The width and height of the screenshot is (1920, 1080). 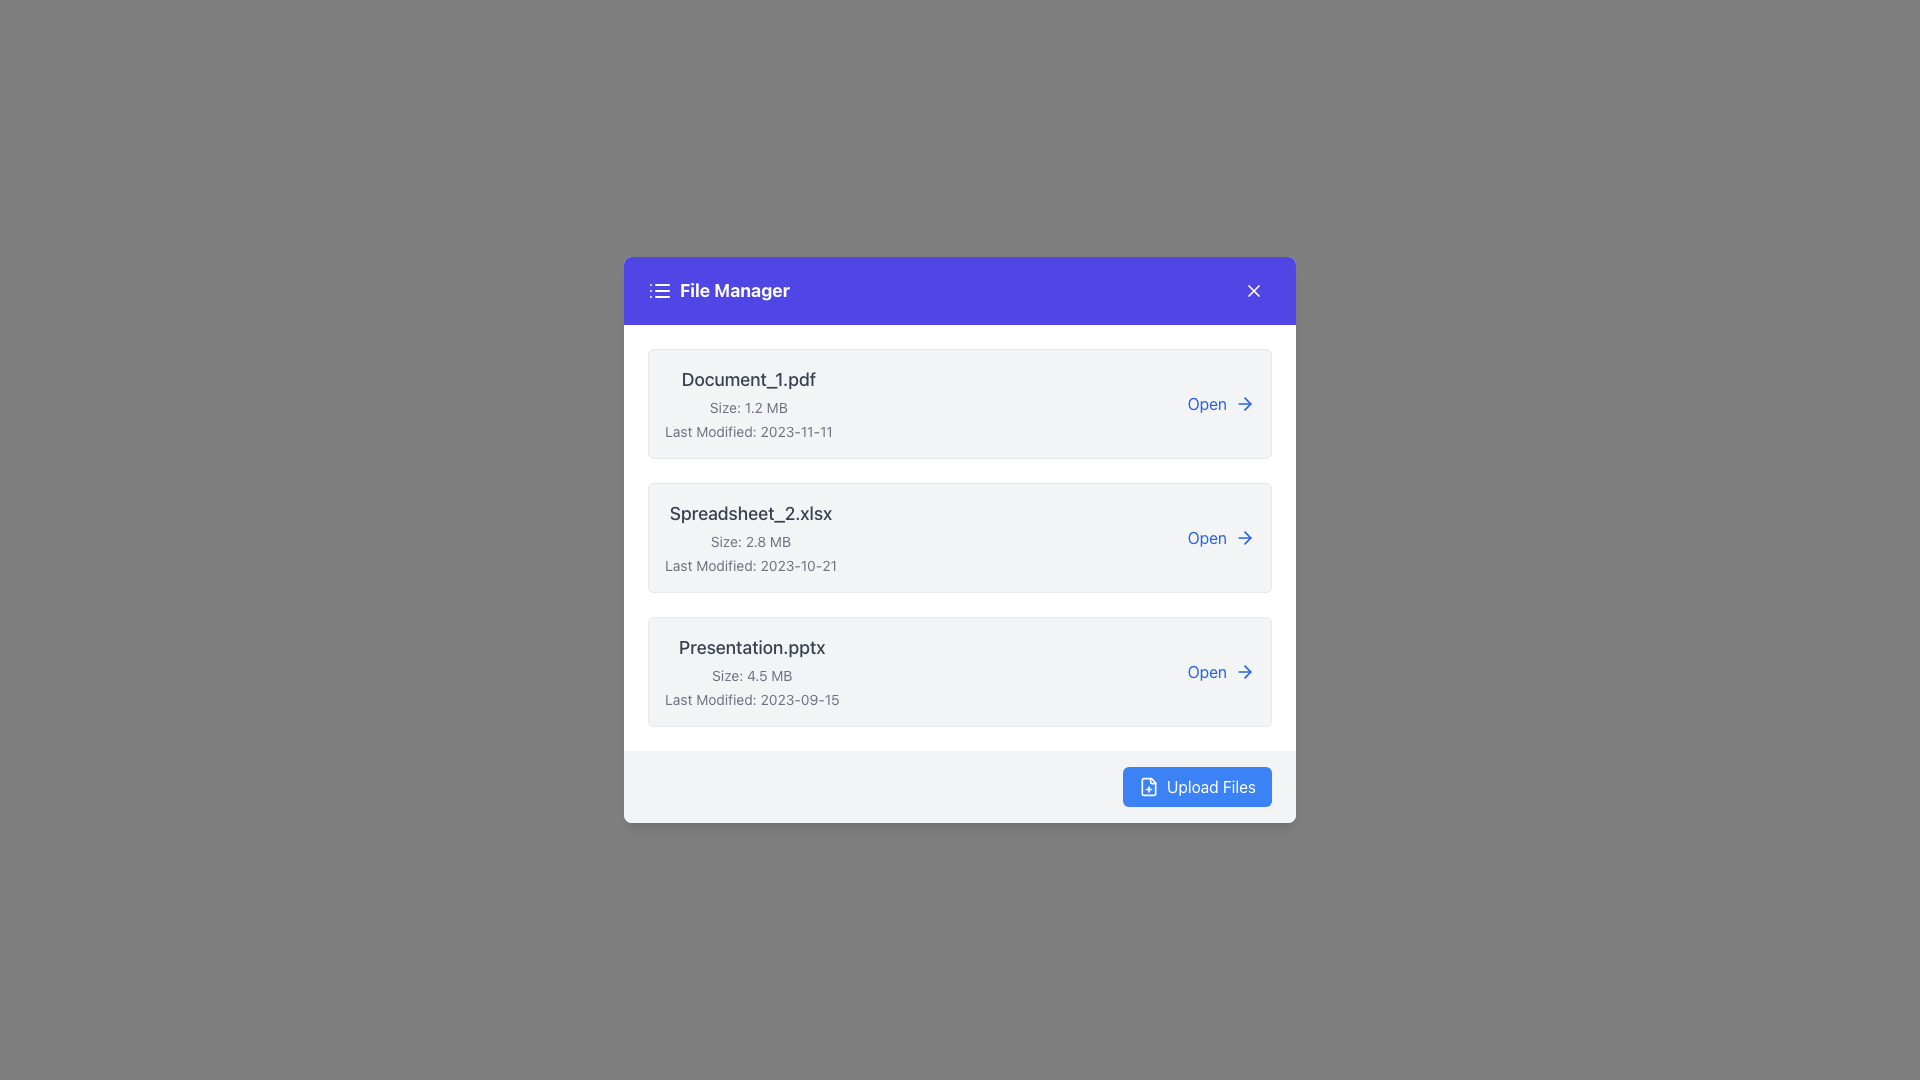 What do you see at coordinates (1243, 671) in the screenshot?
I see `the blue rightward arrow icon within the 'Open' button, located to the right of the 'Presentation.pptx' file information in the third row of the 'File Manager' dialog` at bounding box center [1243, 671].